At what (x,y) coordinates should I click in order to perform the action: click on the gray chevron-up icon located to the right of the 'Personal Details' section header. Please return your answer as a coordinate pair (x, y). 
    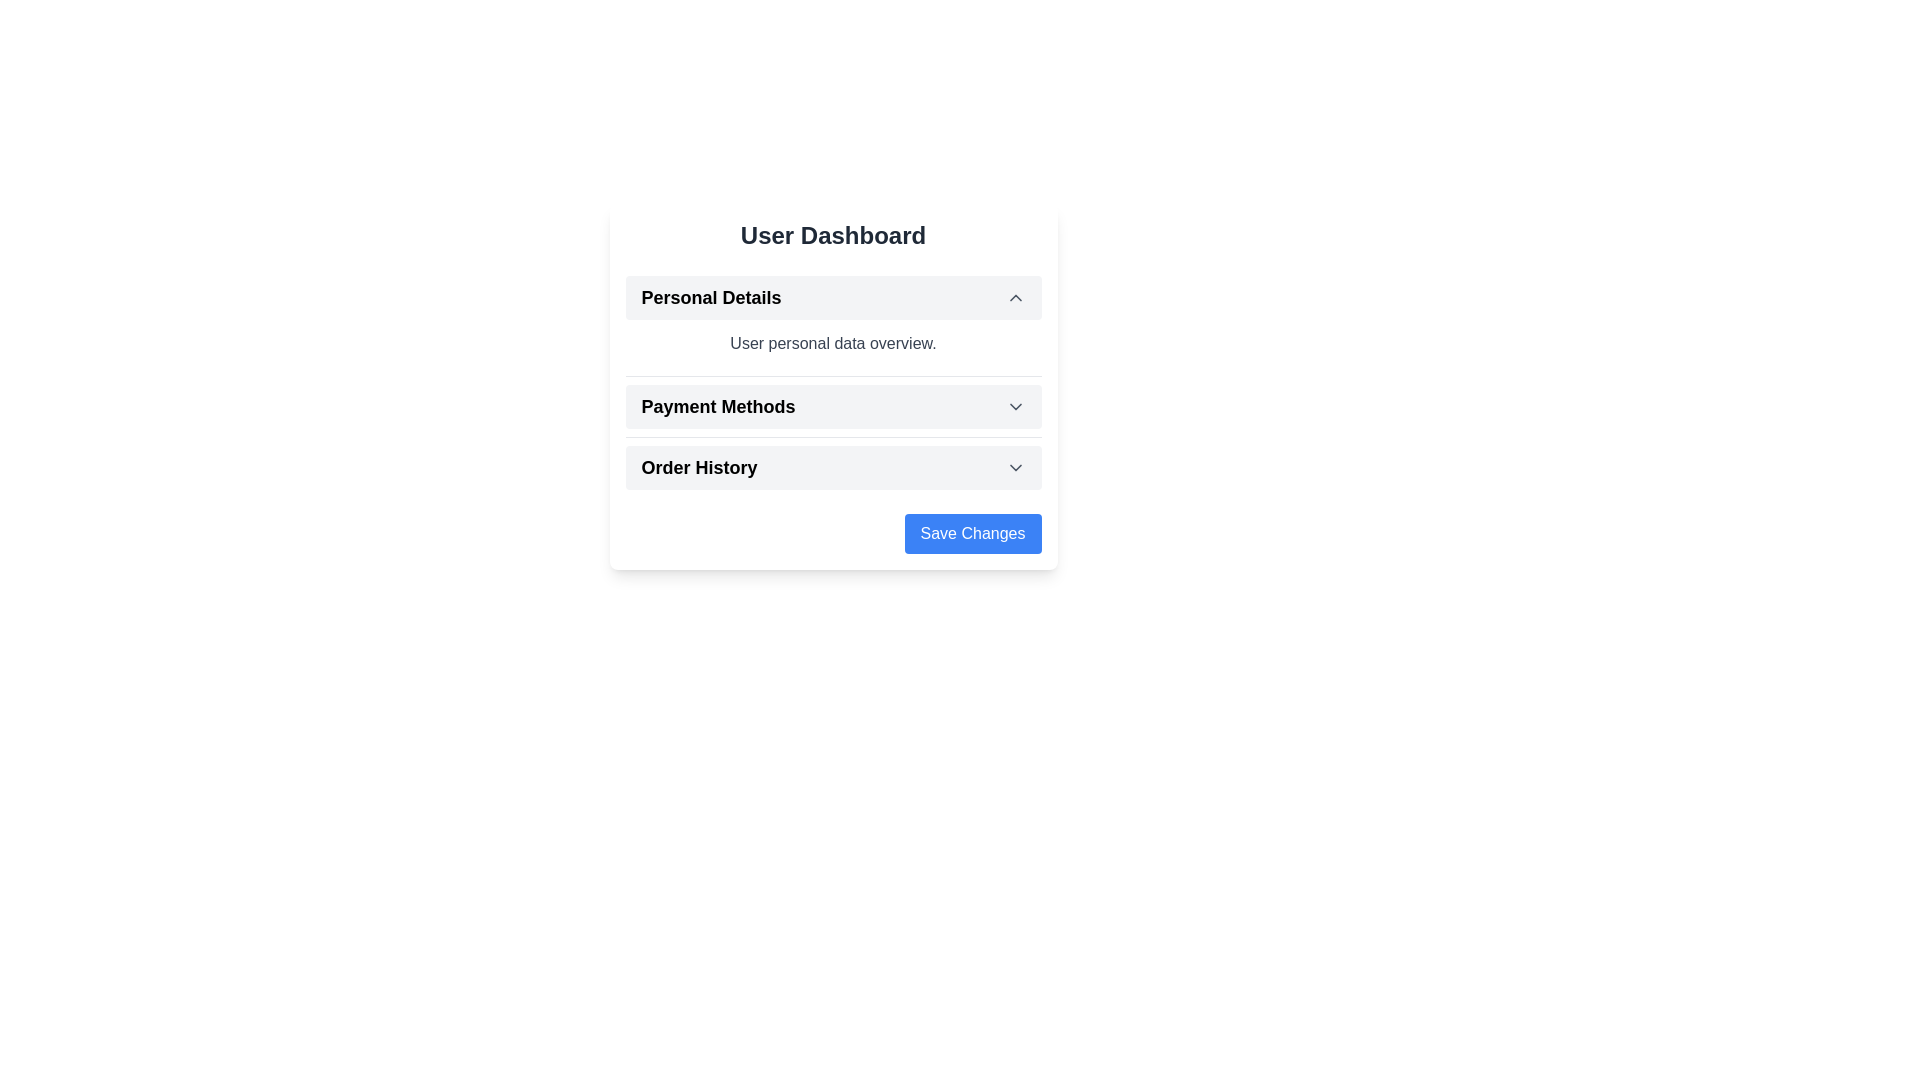
    Looking at the image, I should click on (1015, 297).